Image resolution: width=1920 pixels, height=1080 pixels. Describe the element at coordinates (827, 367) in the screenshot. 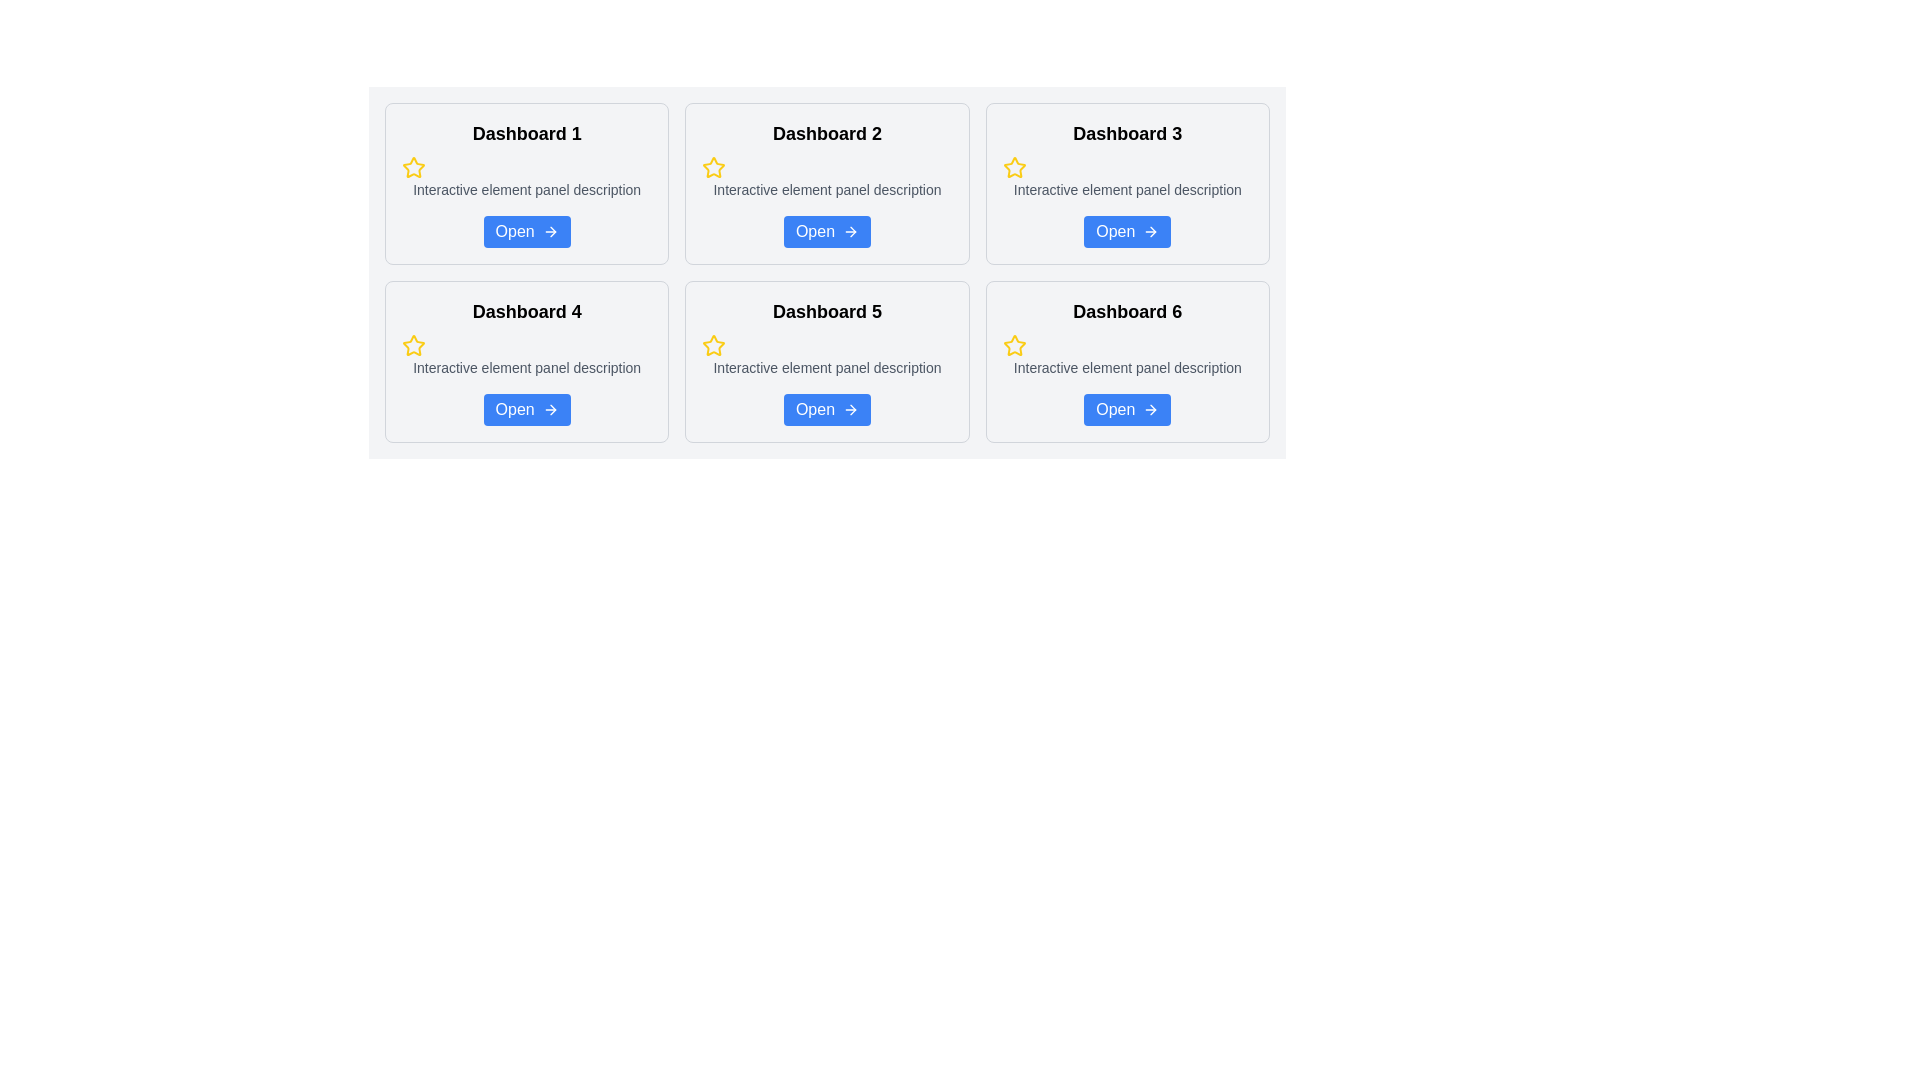

I see `the text label reading 'Interactive element panel description' located below the heading 'Dashboard 5' and above the blue button labeled 'Open'` at that location.